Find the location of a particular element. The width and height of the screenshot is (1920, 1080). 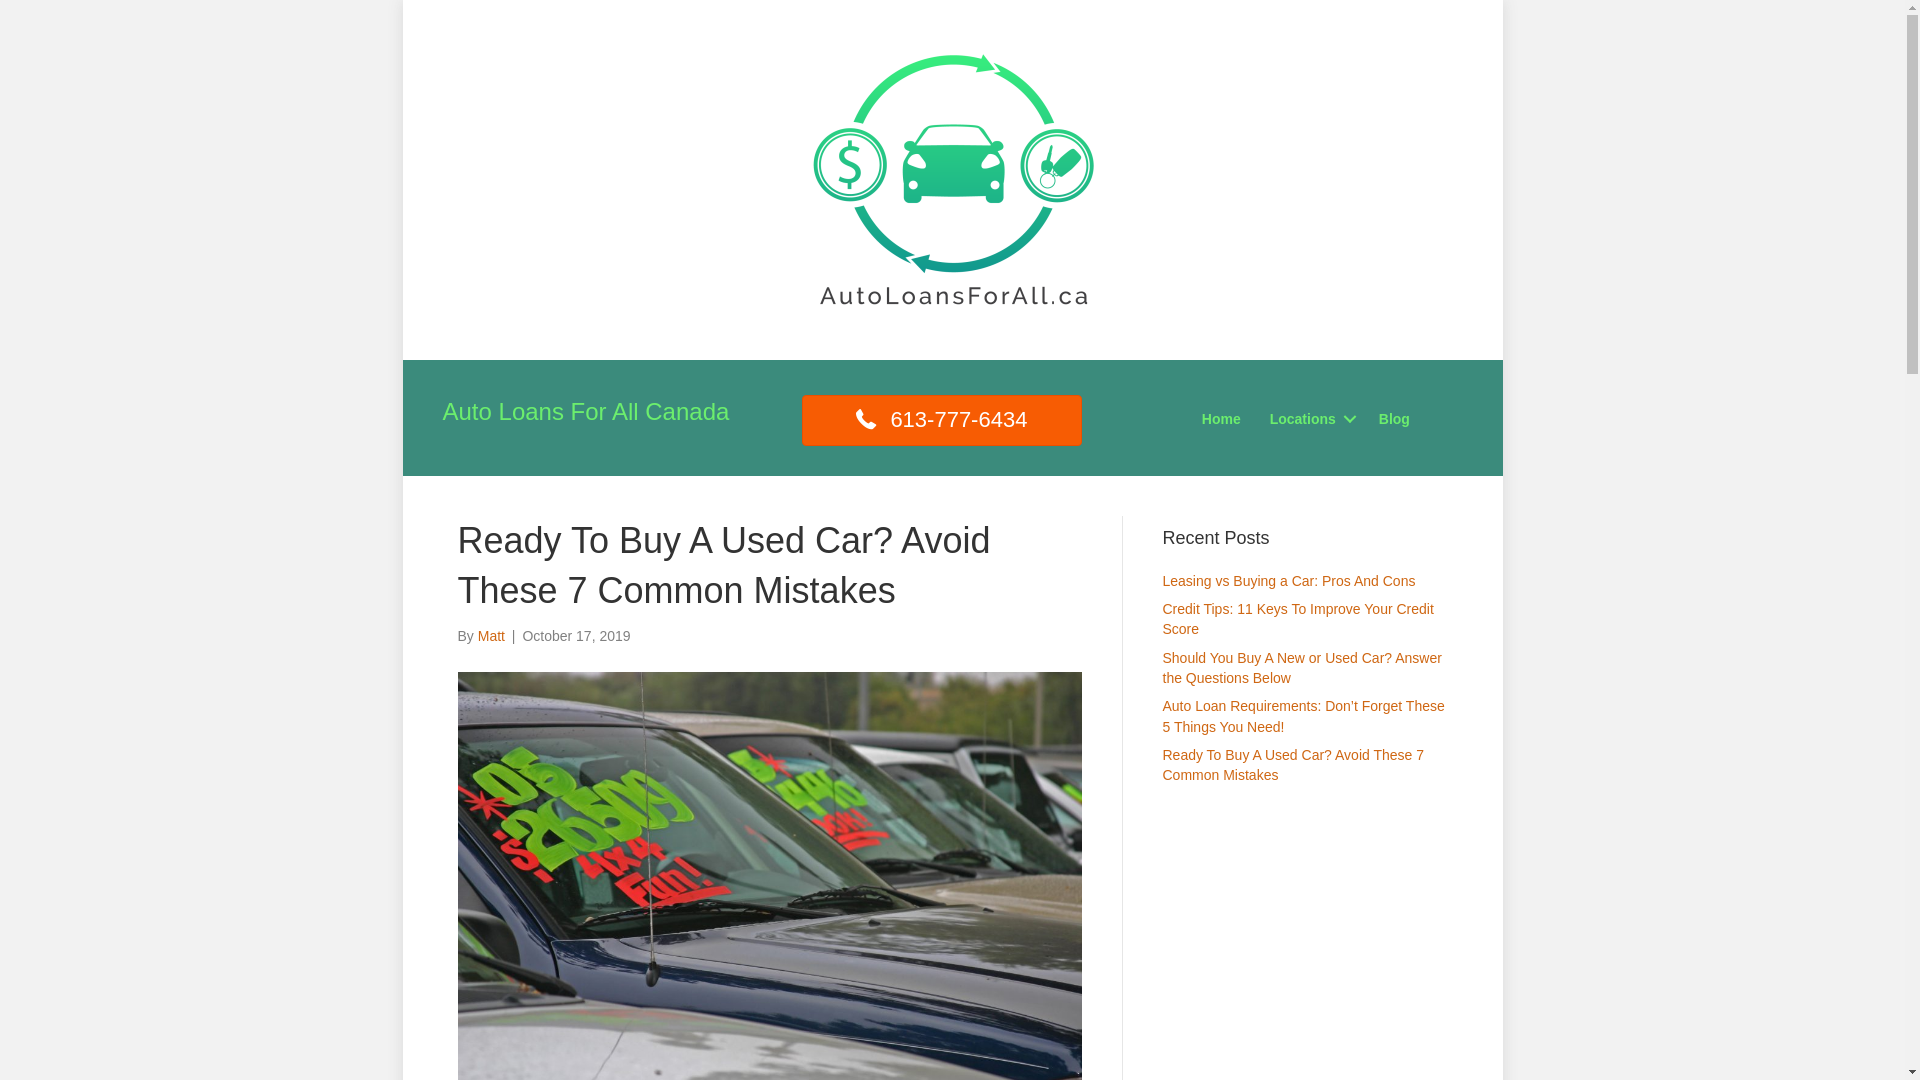

'Ready To Buy A Used Car? Avoid These 7 Common Mistakes' is located at coordinates (1292, 764).